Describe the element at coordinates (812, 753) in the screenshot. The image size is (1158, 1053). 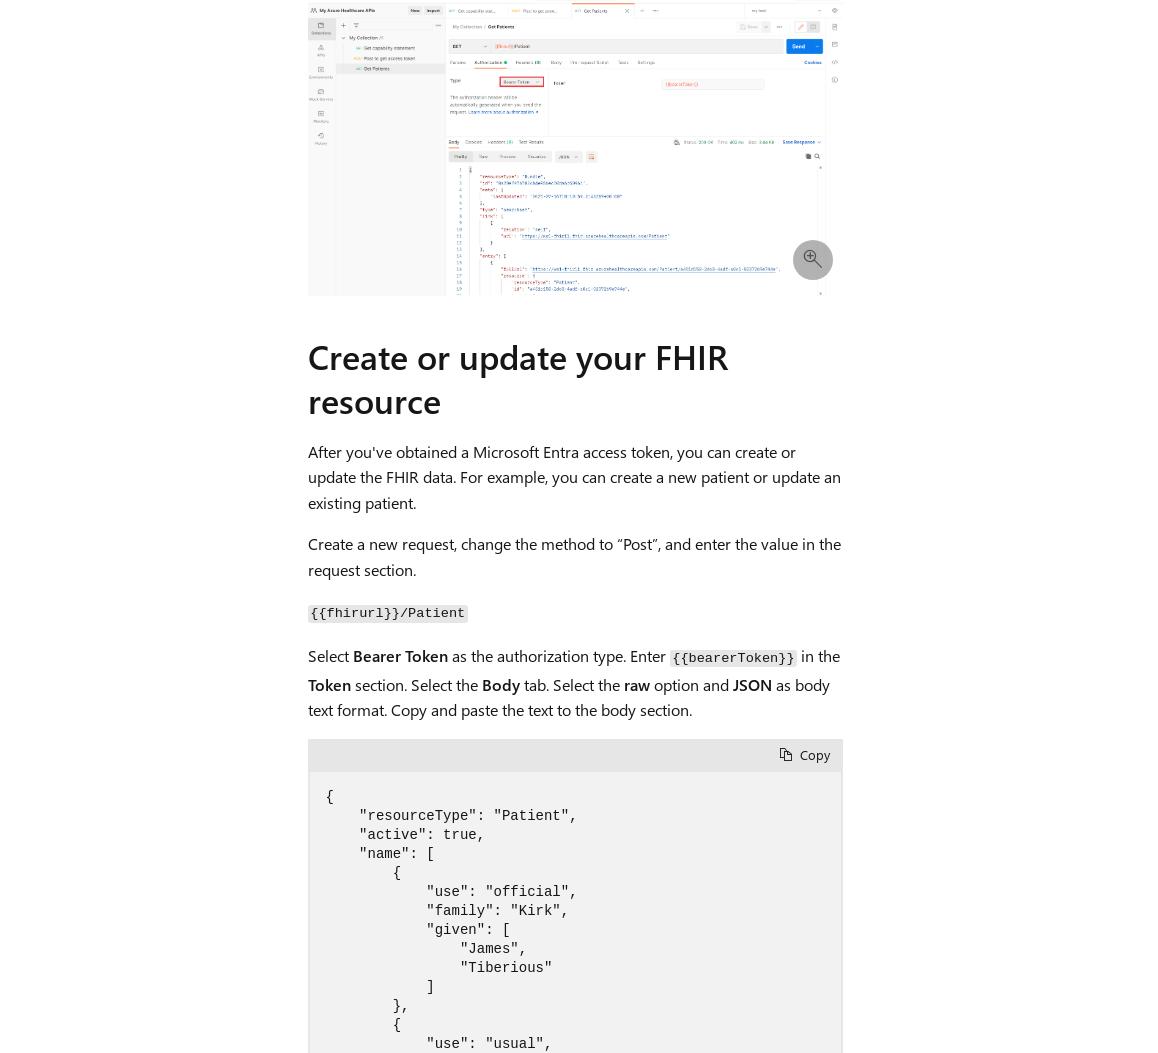
I see `'Copy'` at that location.